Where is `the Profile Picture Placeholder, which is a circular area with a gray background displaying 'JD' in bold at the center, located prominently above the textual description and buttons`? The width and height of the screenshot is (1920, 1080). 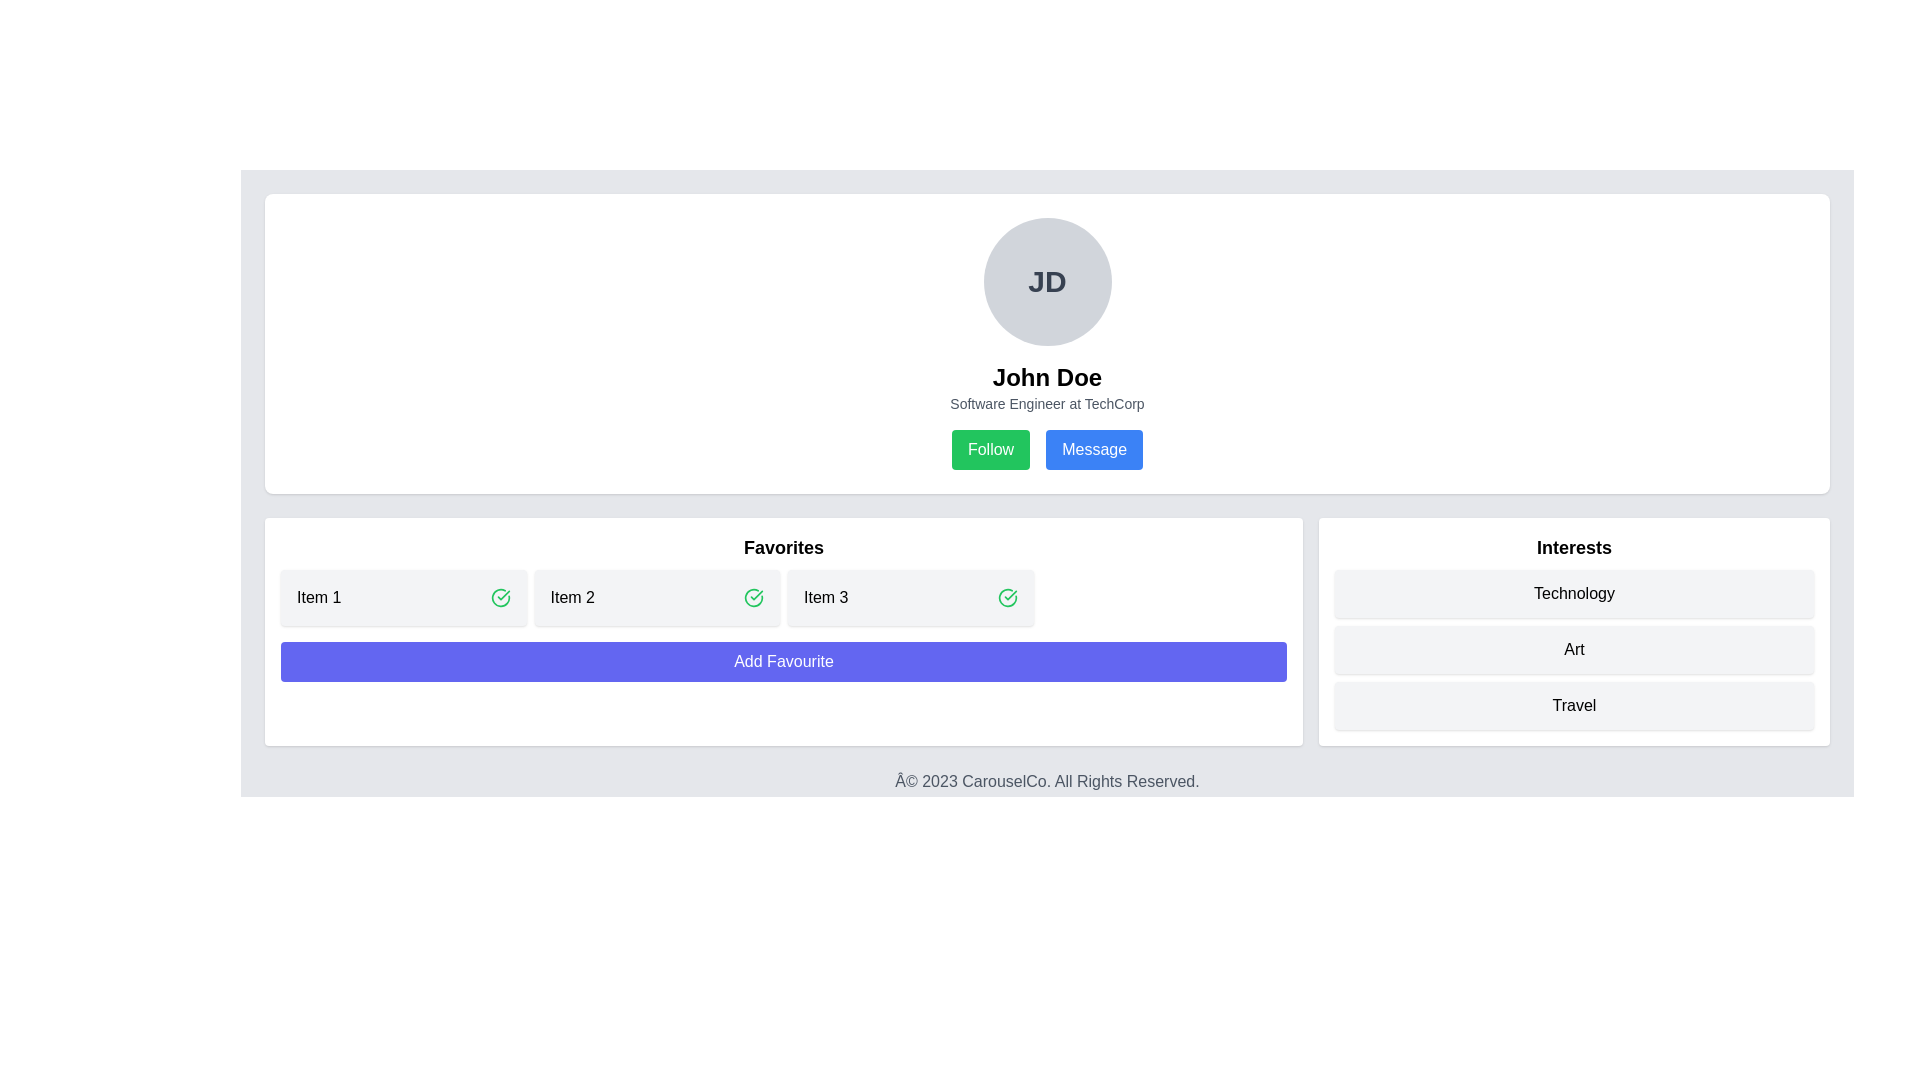
the Profile Picture Placeholder, which is a circular area with a gray background displaying 'JD' in bold at the center, located prominently above the textual description and buttons is located at coordinates (1046, 281).